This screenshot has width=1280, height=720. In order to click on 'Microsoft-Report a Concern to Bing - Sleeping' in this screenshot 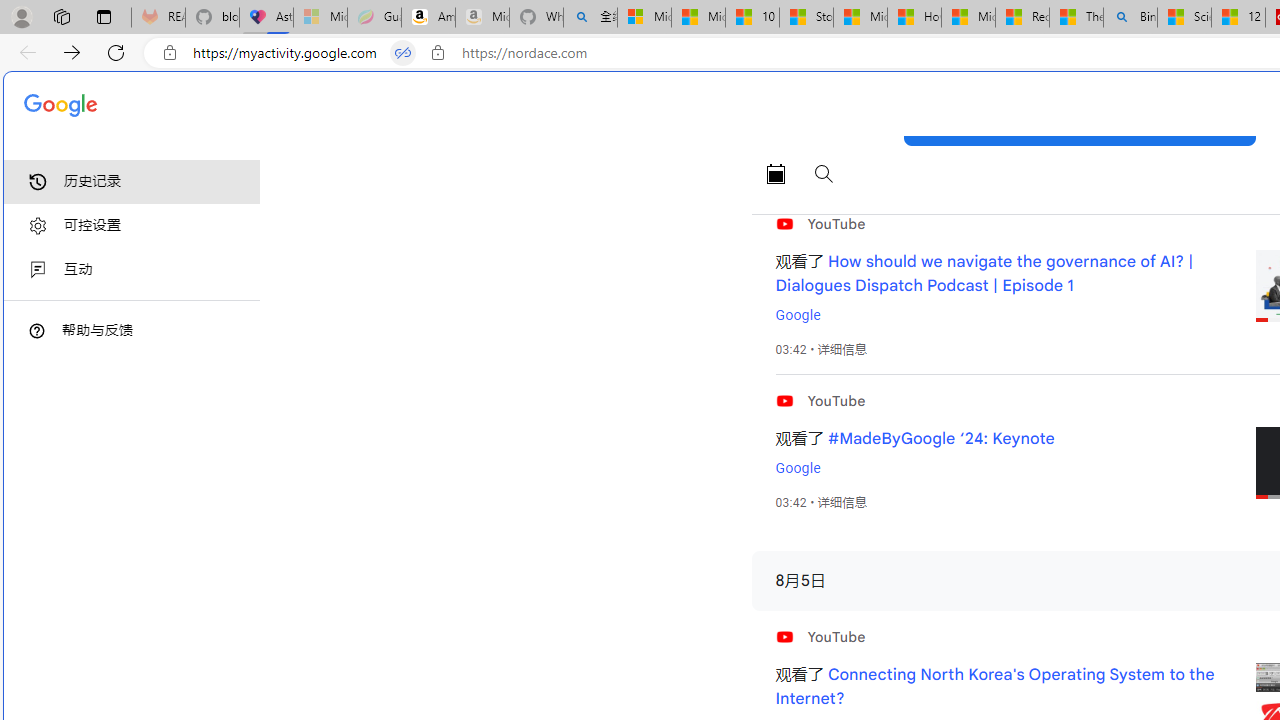, I will do `click(320, 17)`.